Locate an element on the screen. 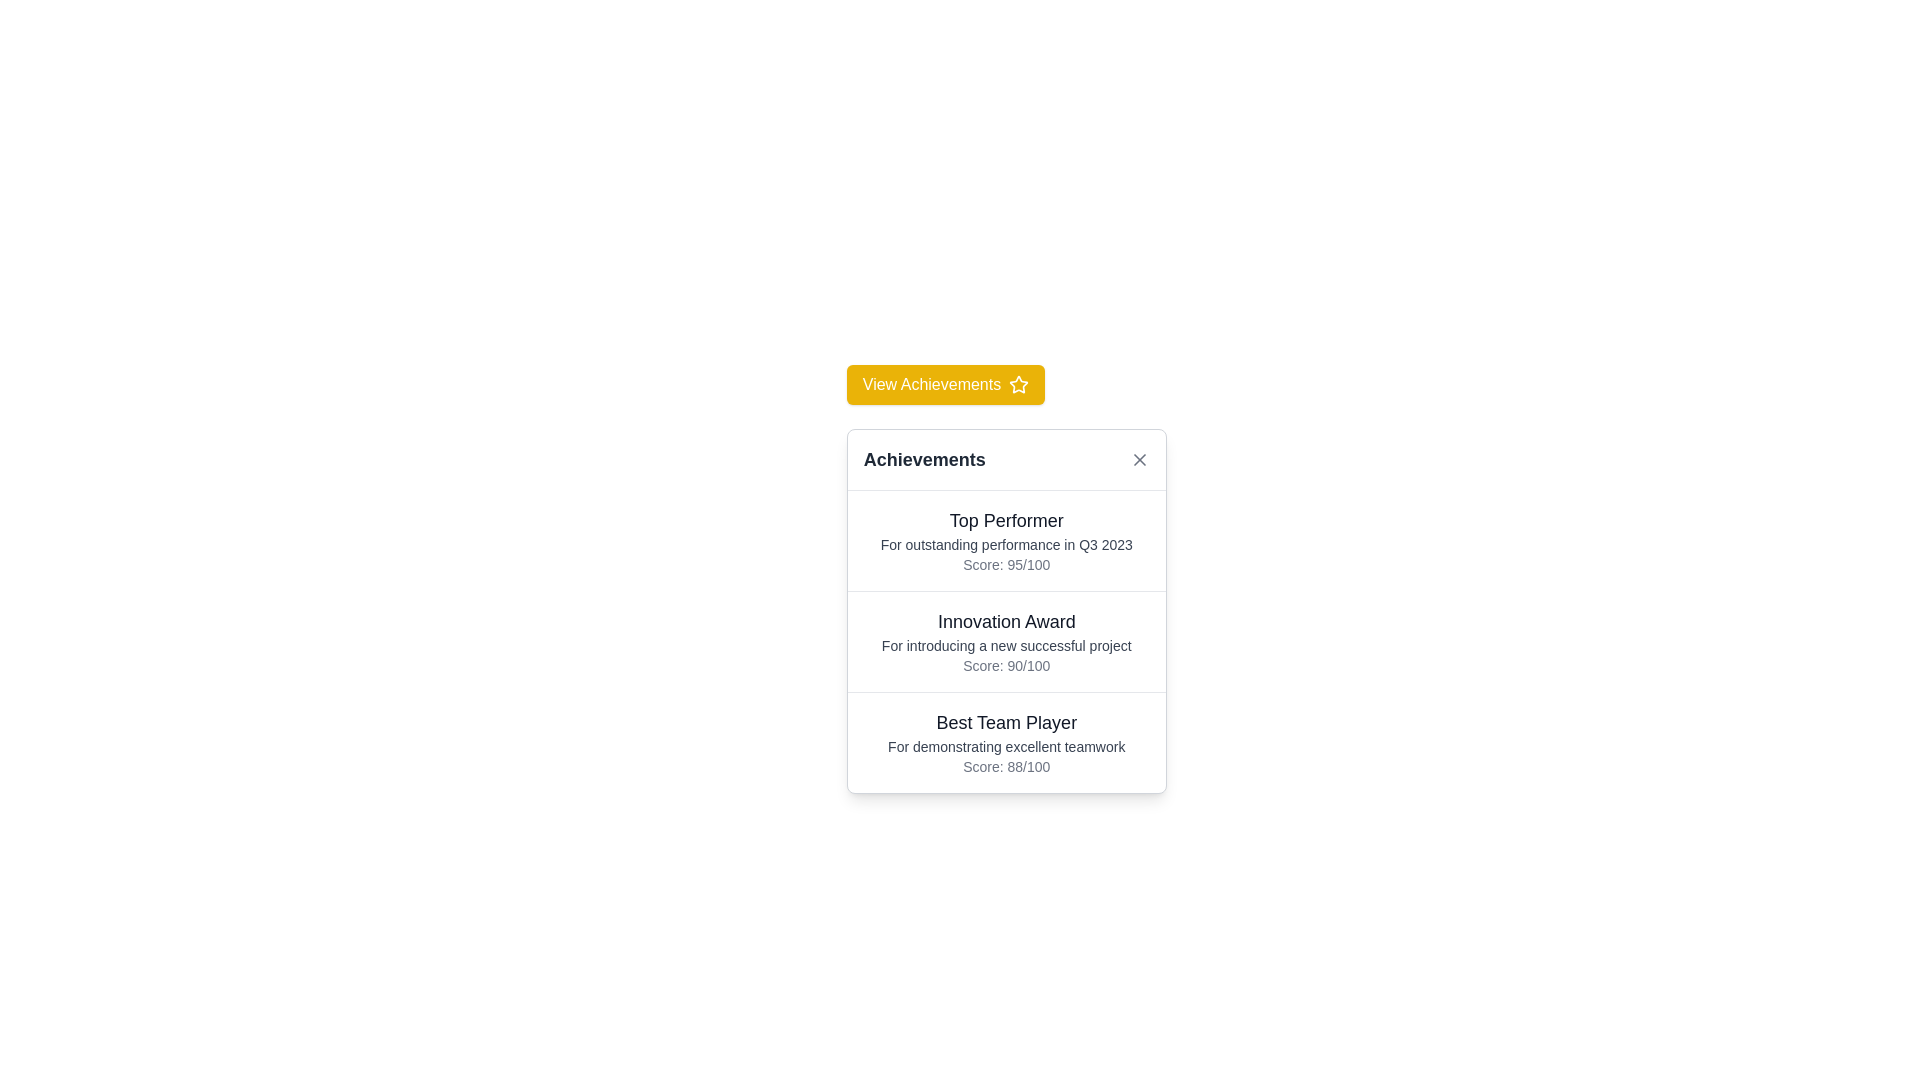 The width and height of the screenshot is (1920, 1080). the golden yellow star-shaped icon located to the right of the 'View Achievements' button in the upper section of the interface is located at coordinates (1019, 384).